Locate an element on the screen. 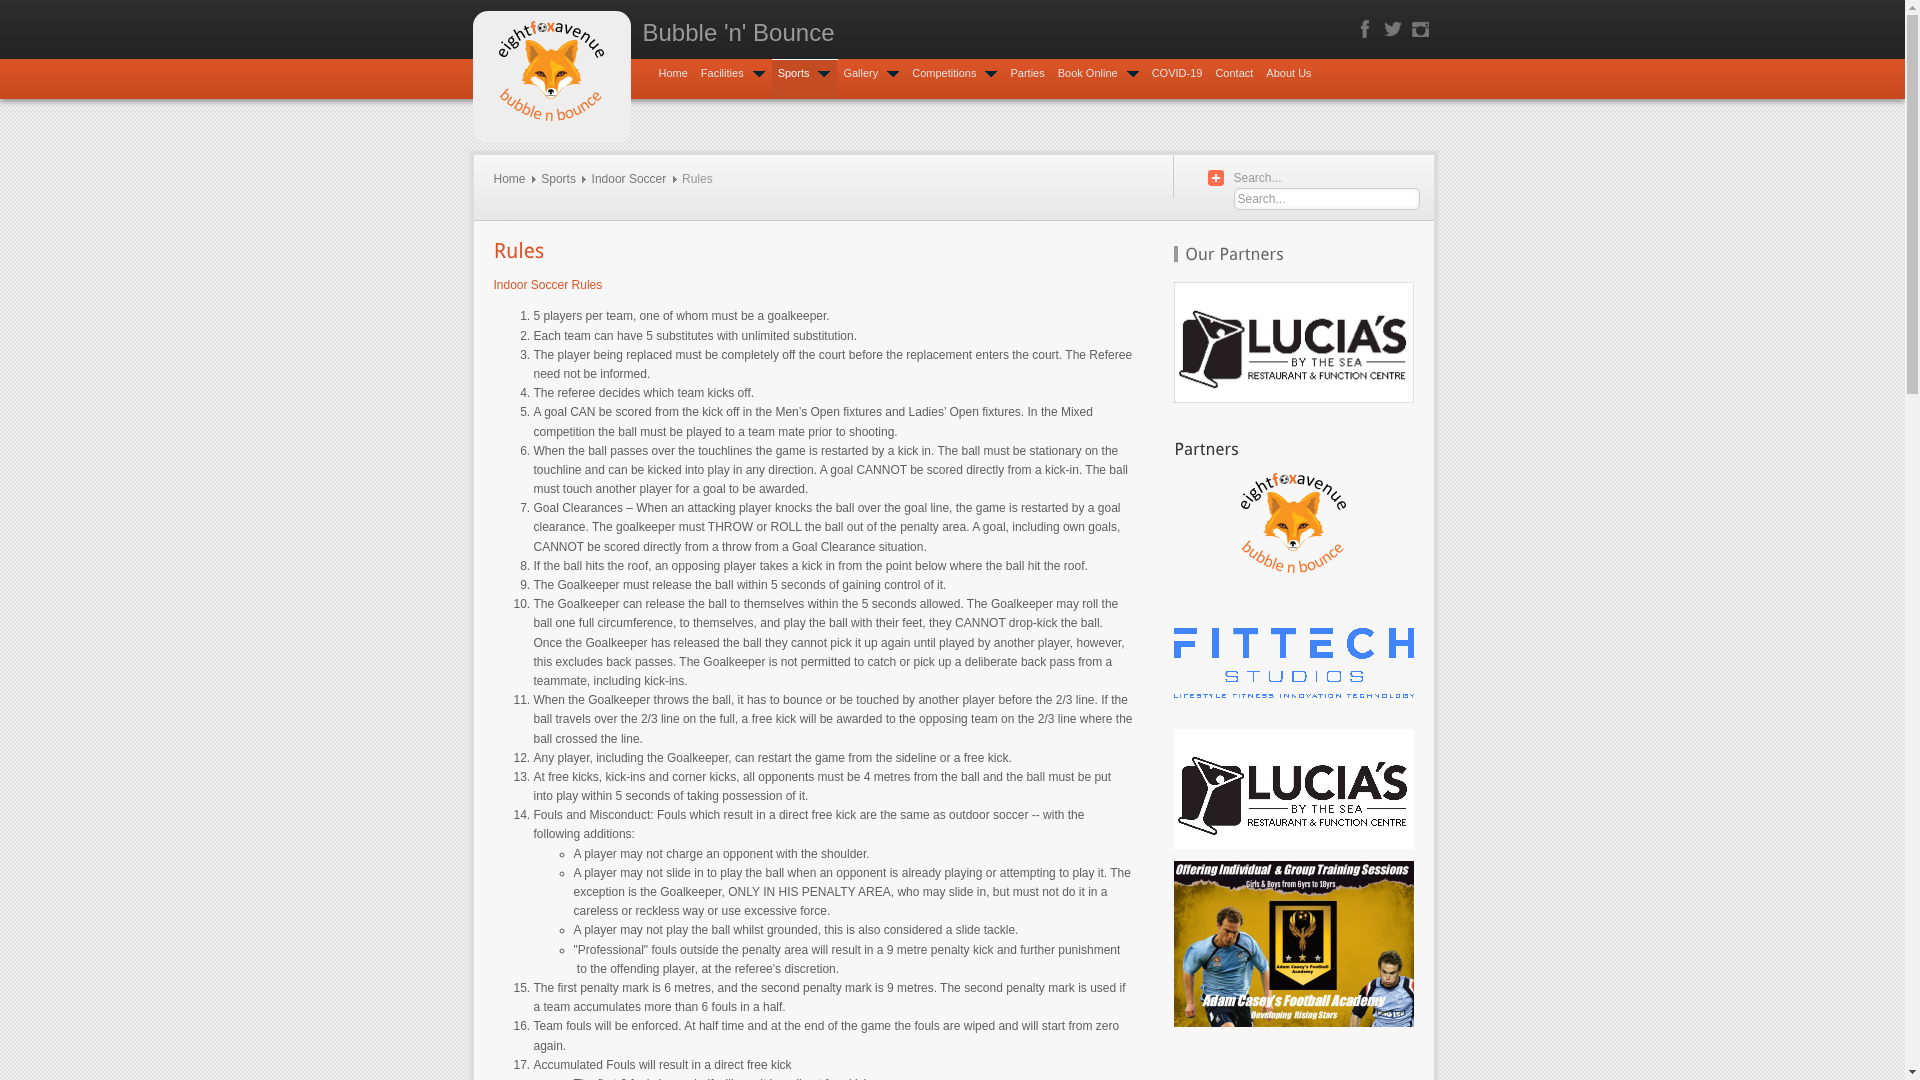 The width and height of the screenshot is (1920, 1080). 'Visit FITTECH STUDIOS for your Fitness and Wellbeing needs!' is located at coordinates (1294, 656).